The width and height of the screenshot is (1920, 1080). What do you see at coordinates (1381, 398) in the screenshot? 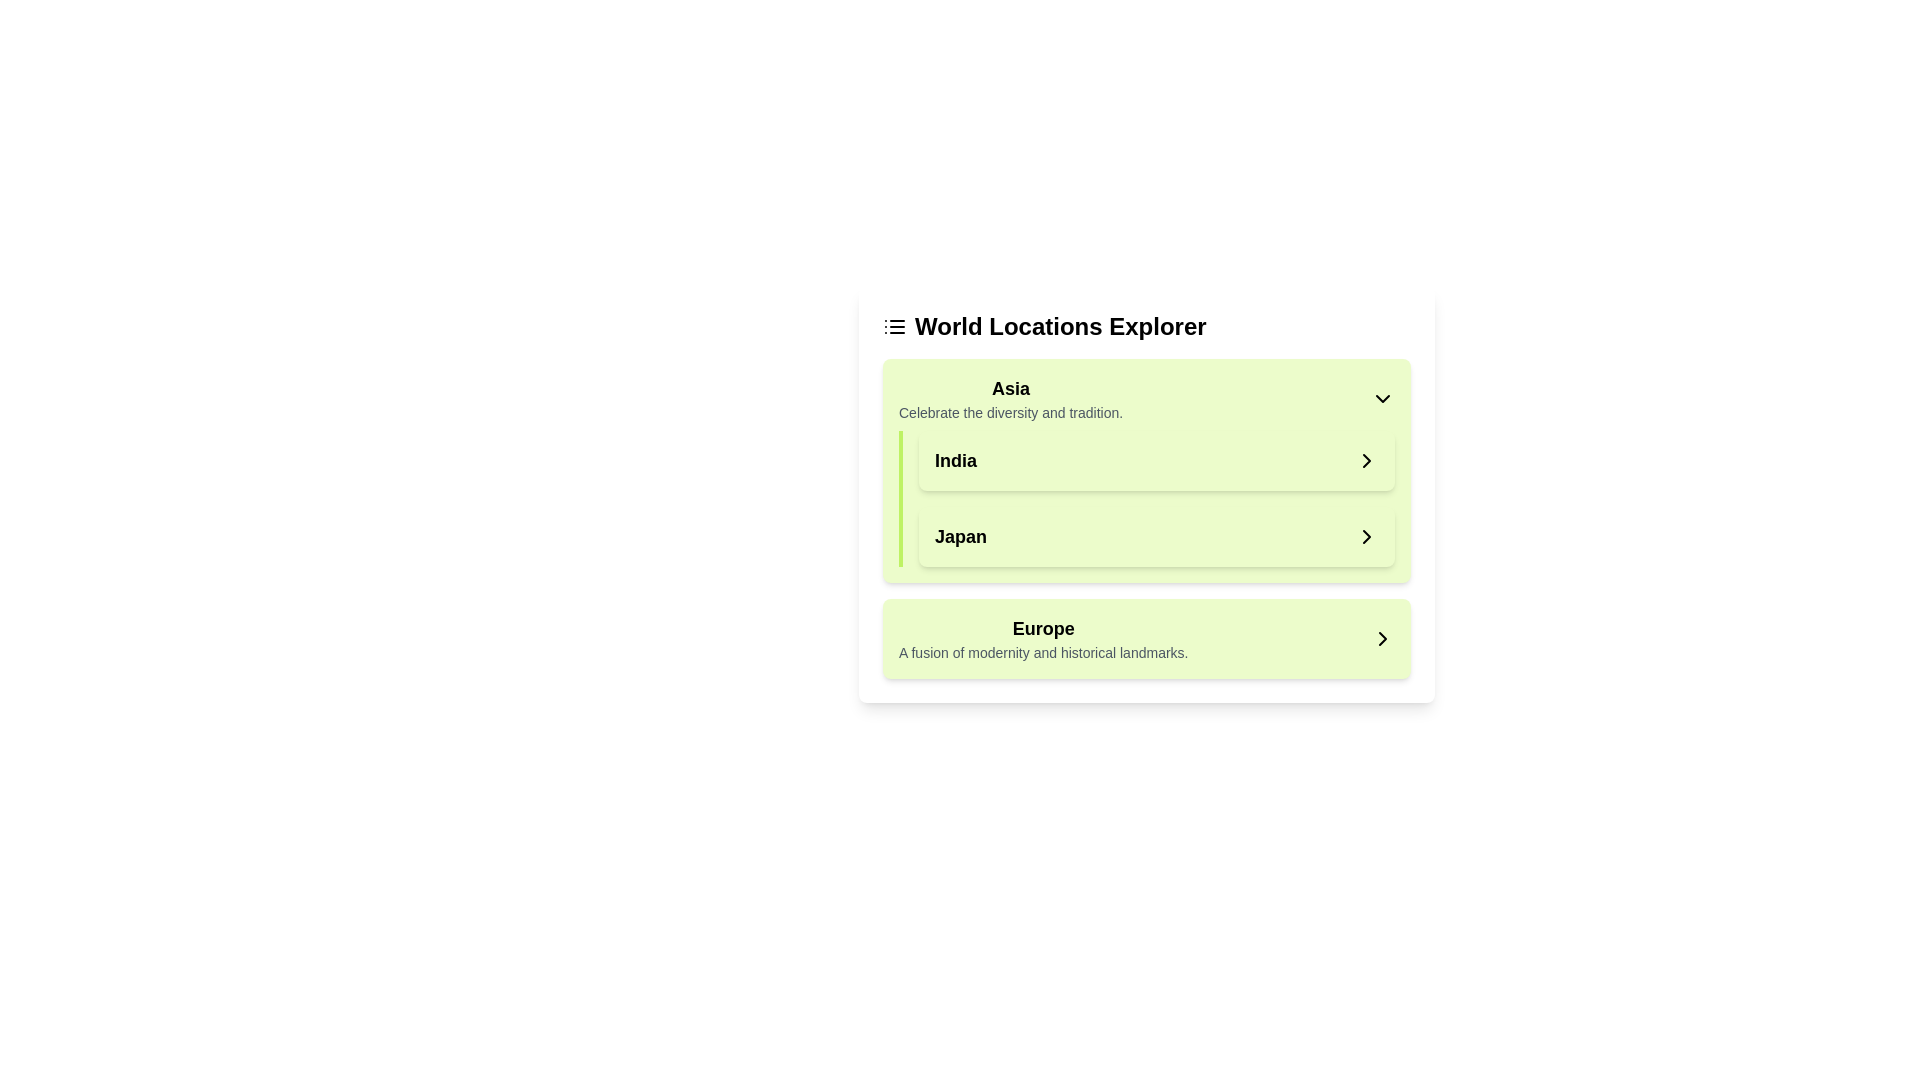
I see `the downward-facing chevron icon with a black stroke on a light green background located in the top-right corner of the 'Asia' section` at bounding box center [1381, 398].